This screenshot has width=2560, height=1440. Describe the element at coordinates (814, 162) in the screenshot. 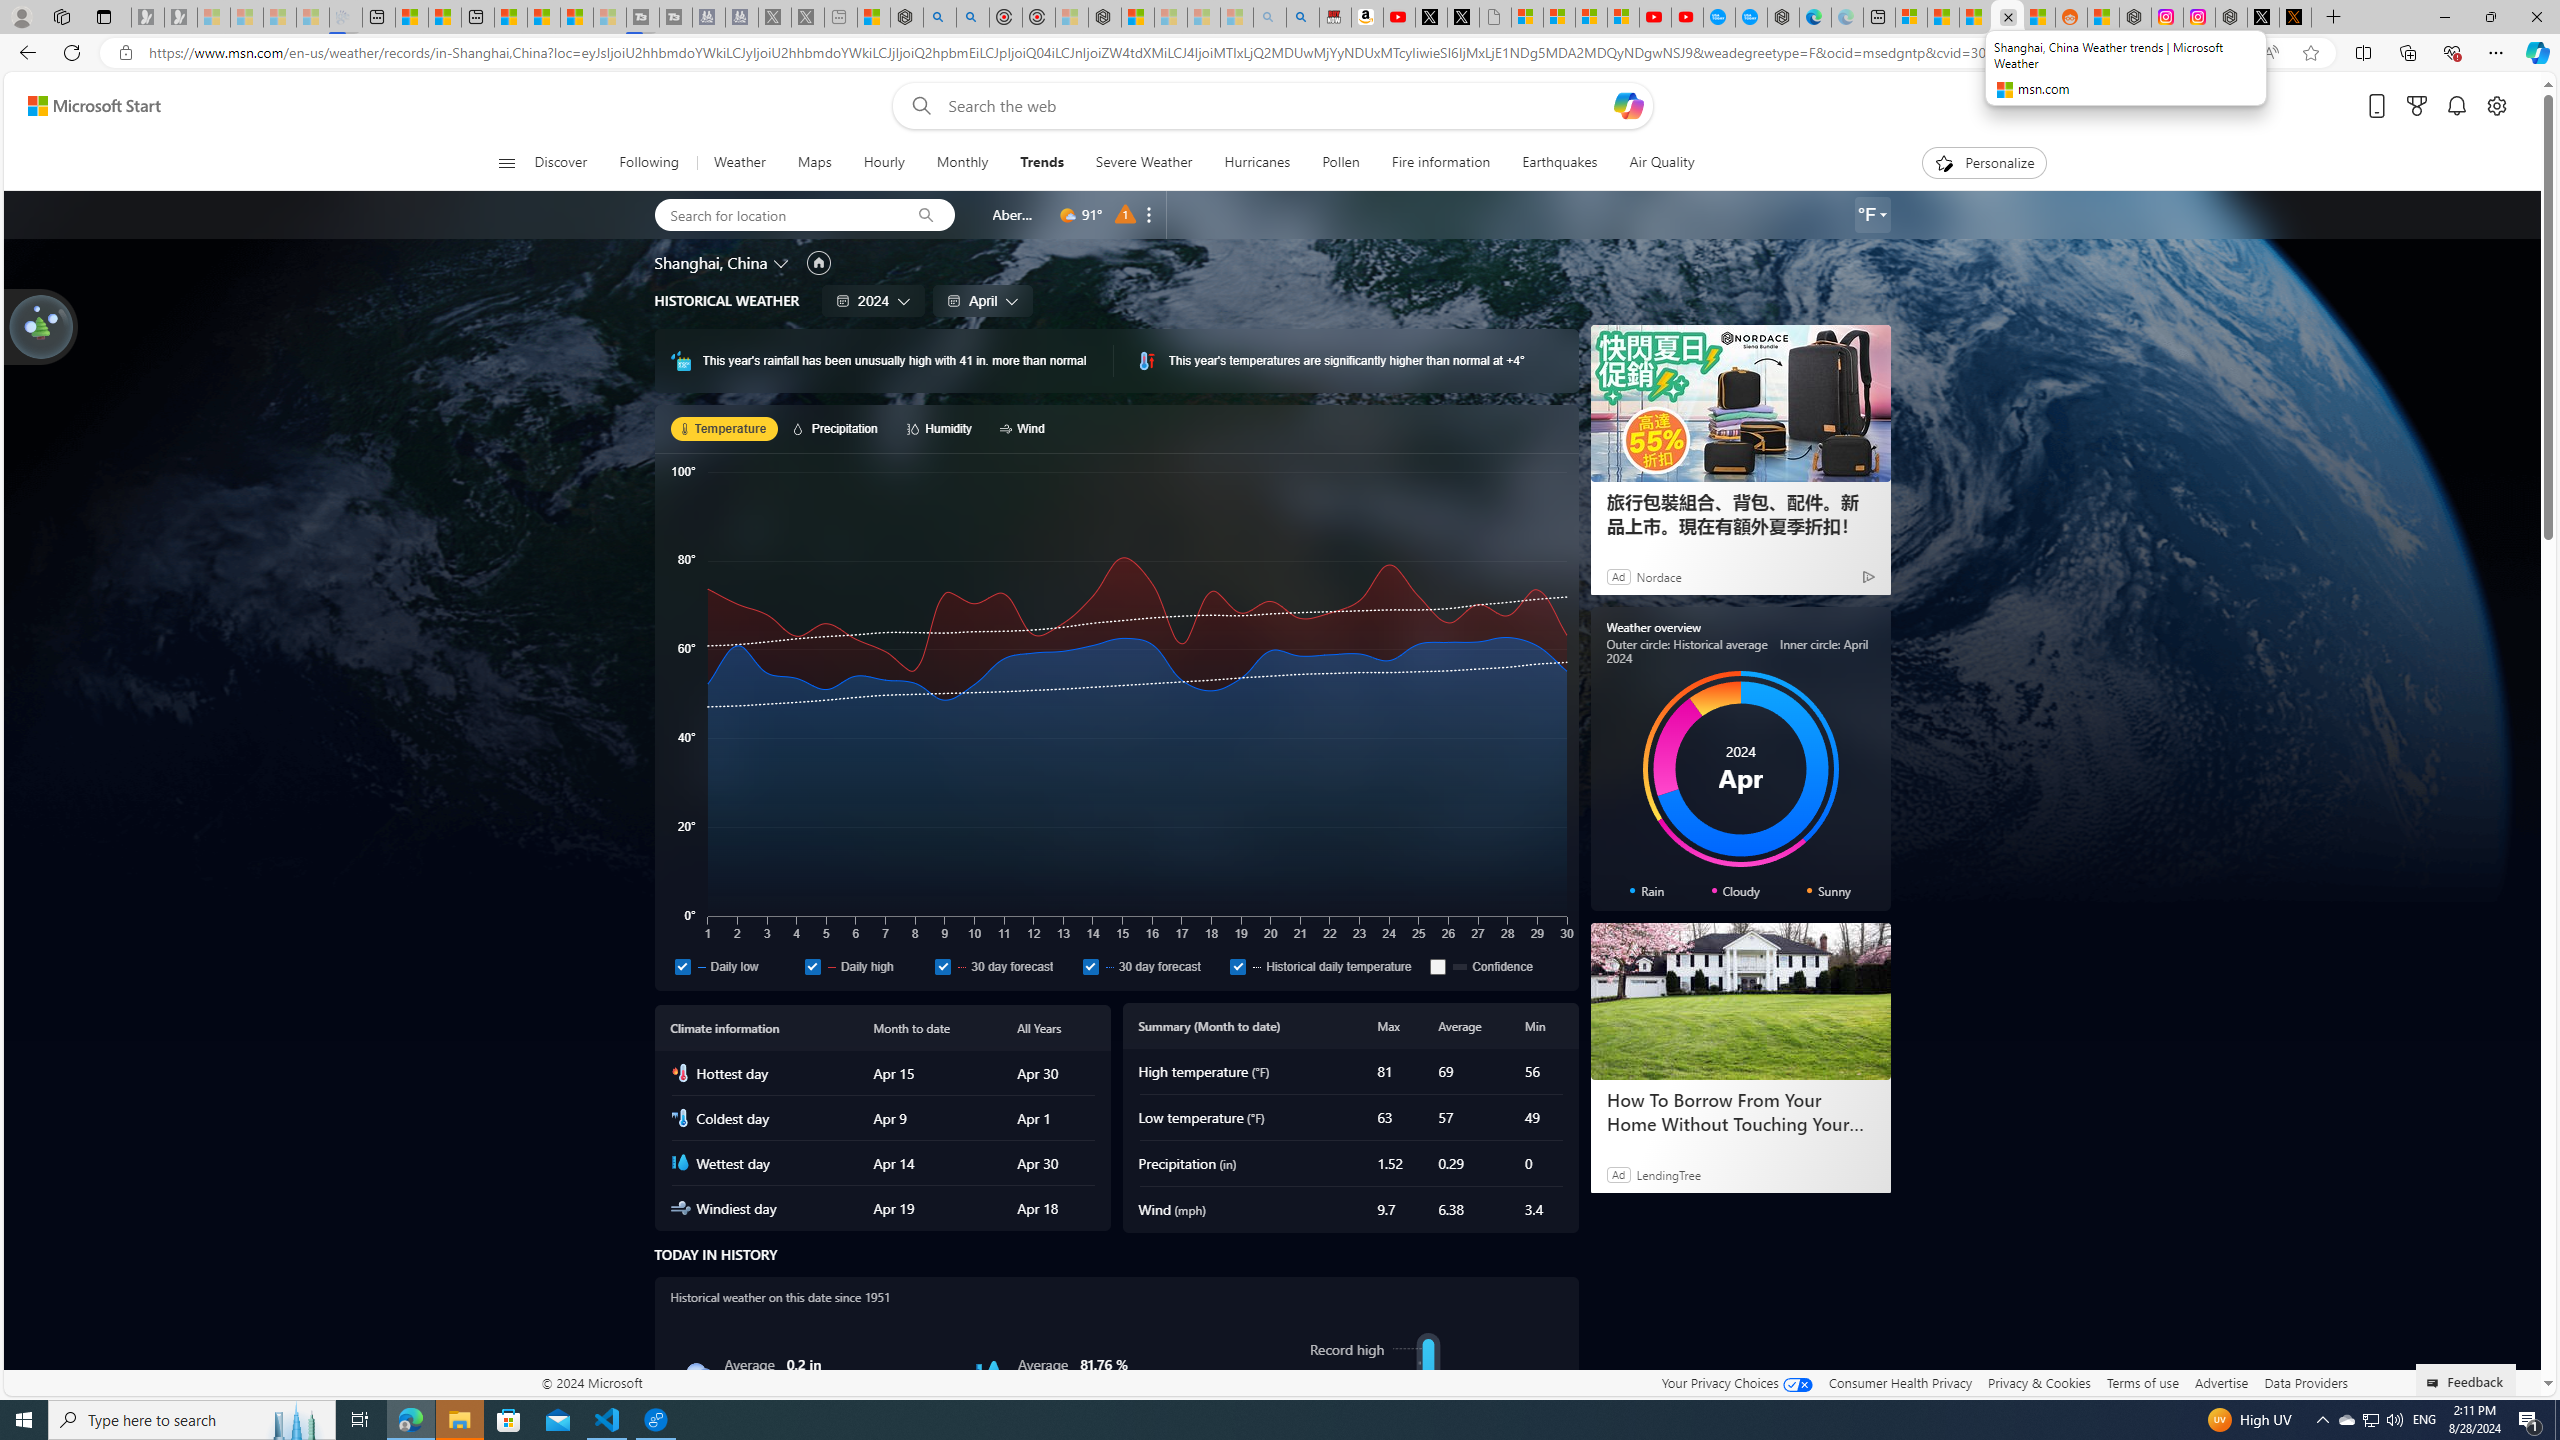

I see `'Maps'` at that location.